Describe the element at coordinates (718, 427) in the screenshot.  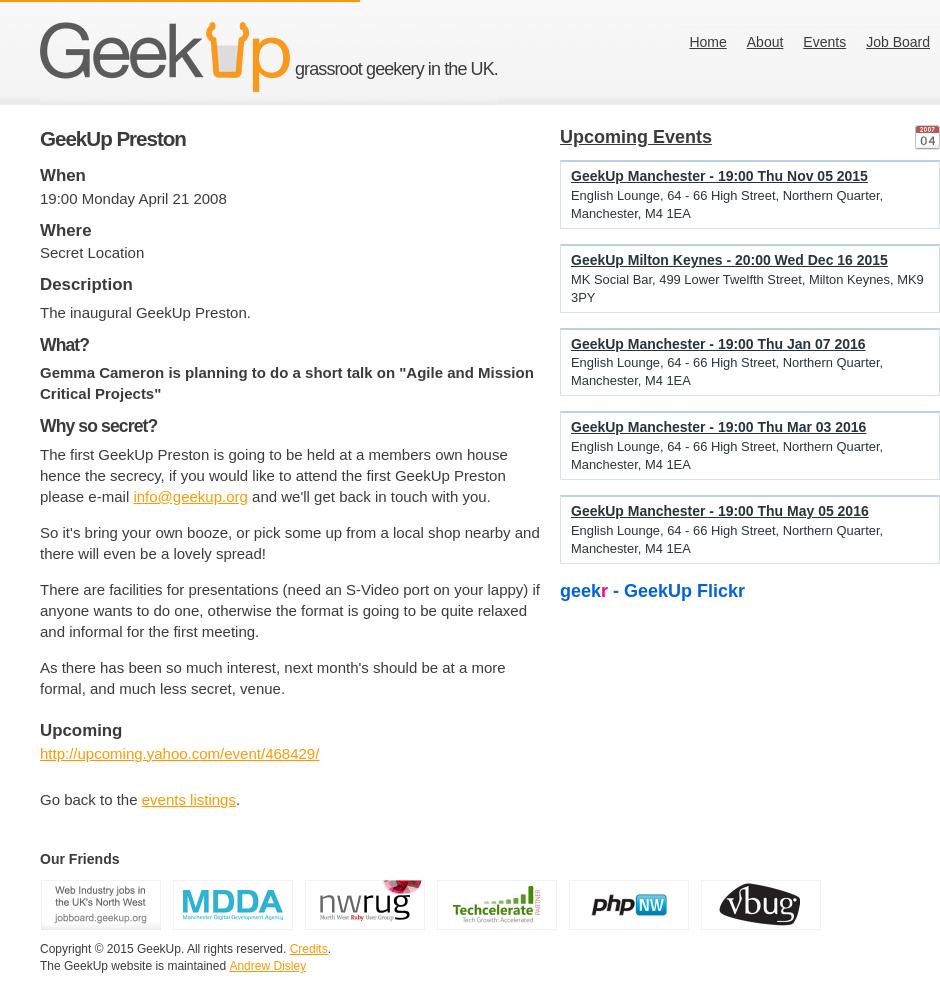
I see `'GeekUp Manchester - 19:00 Thu Mar 03 2016'` at that location.